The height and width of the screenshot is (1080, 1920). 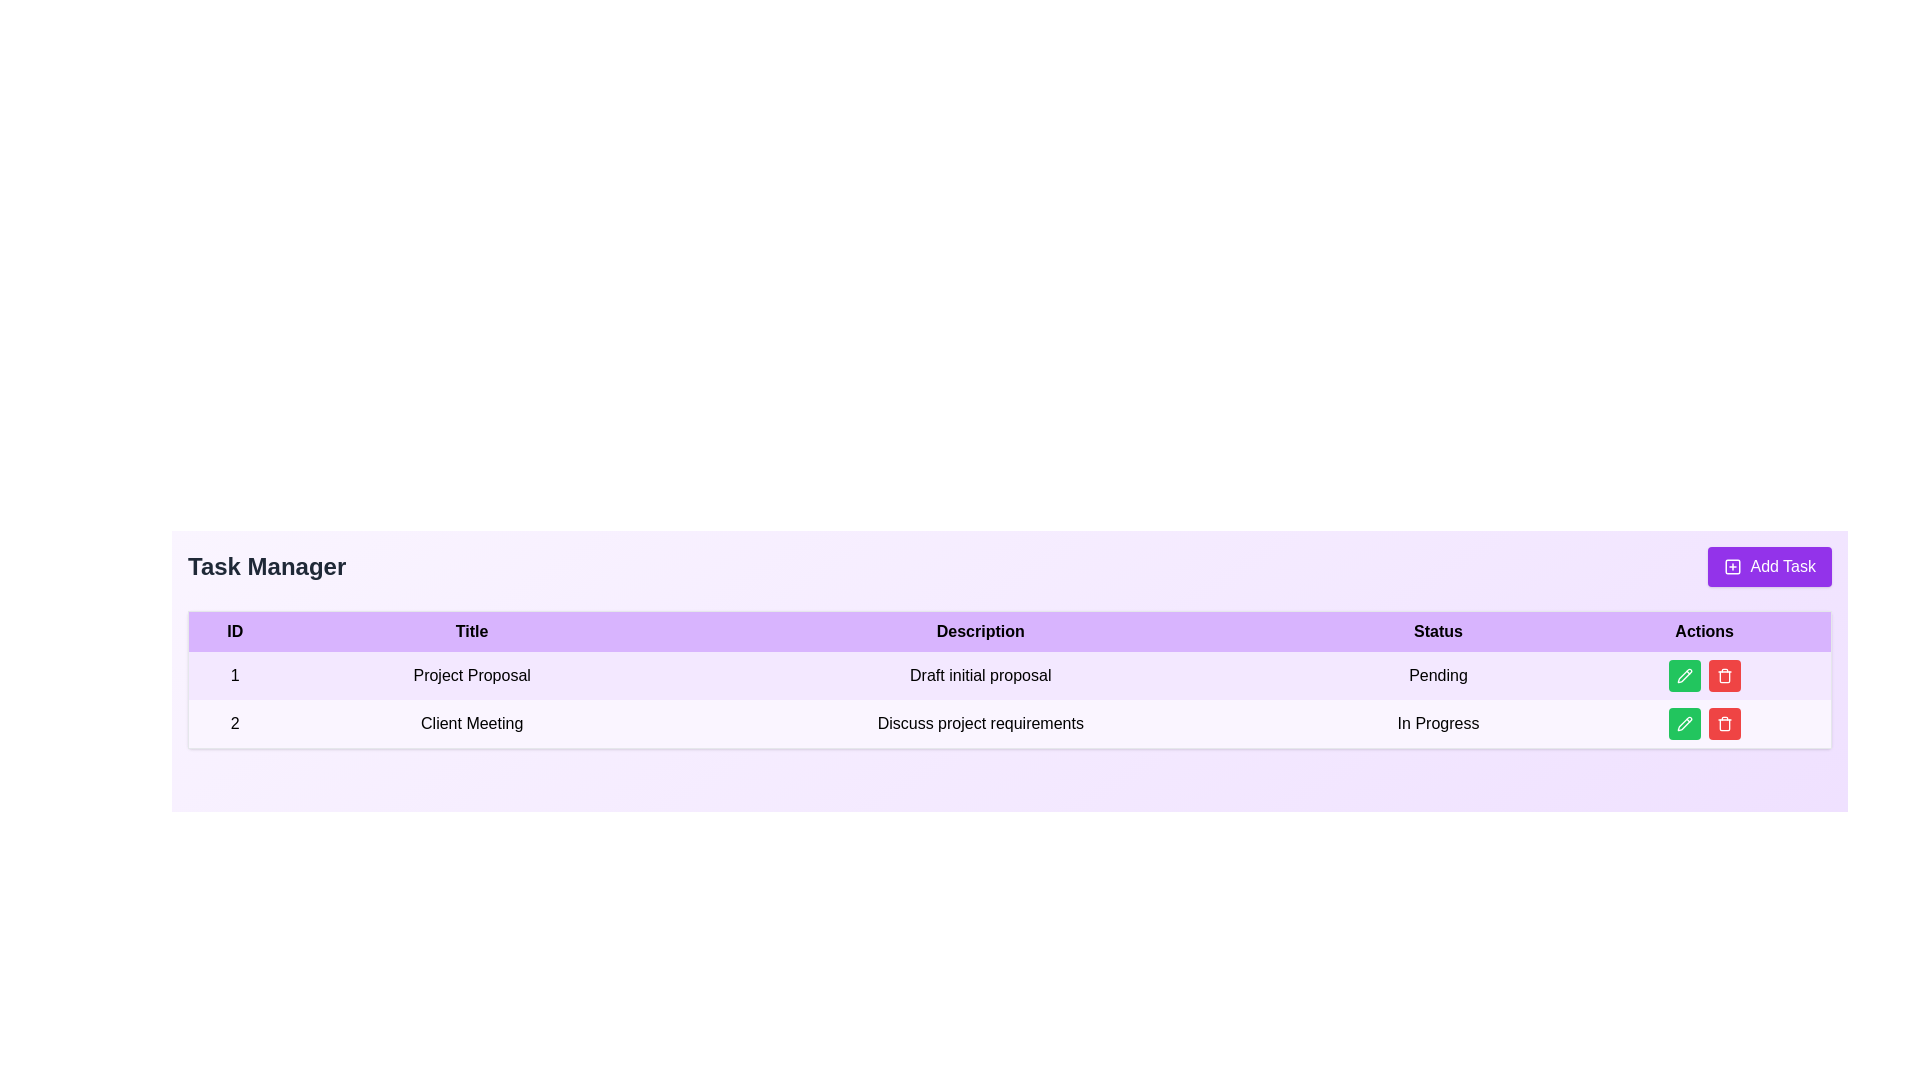 I want to click on text from the status indicator in the 'Status' column of the row labeled 'Project Proposal' with ID '1', so click(x=1437, y=675).